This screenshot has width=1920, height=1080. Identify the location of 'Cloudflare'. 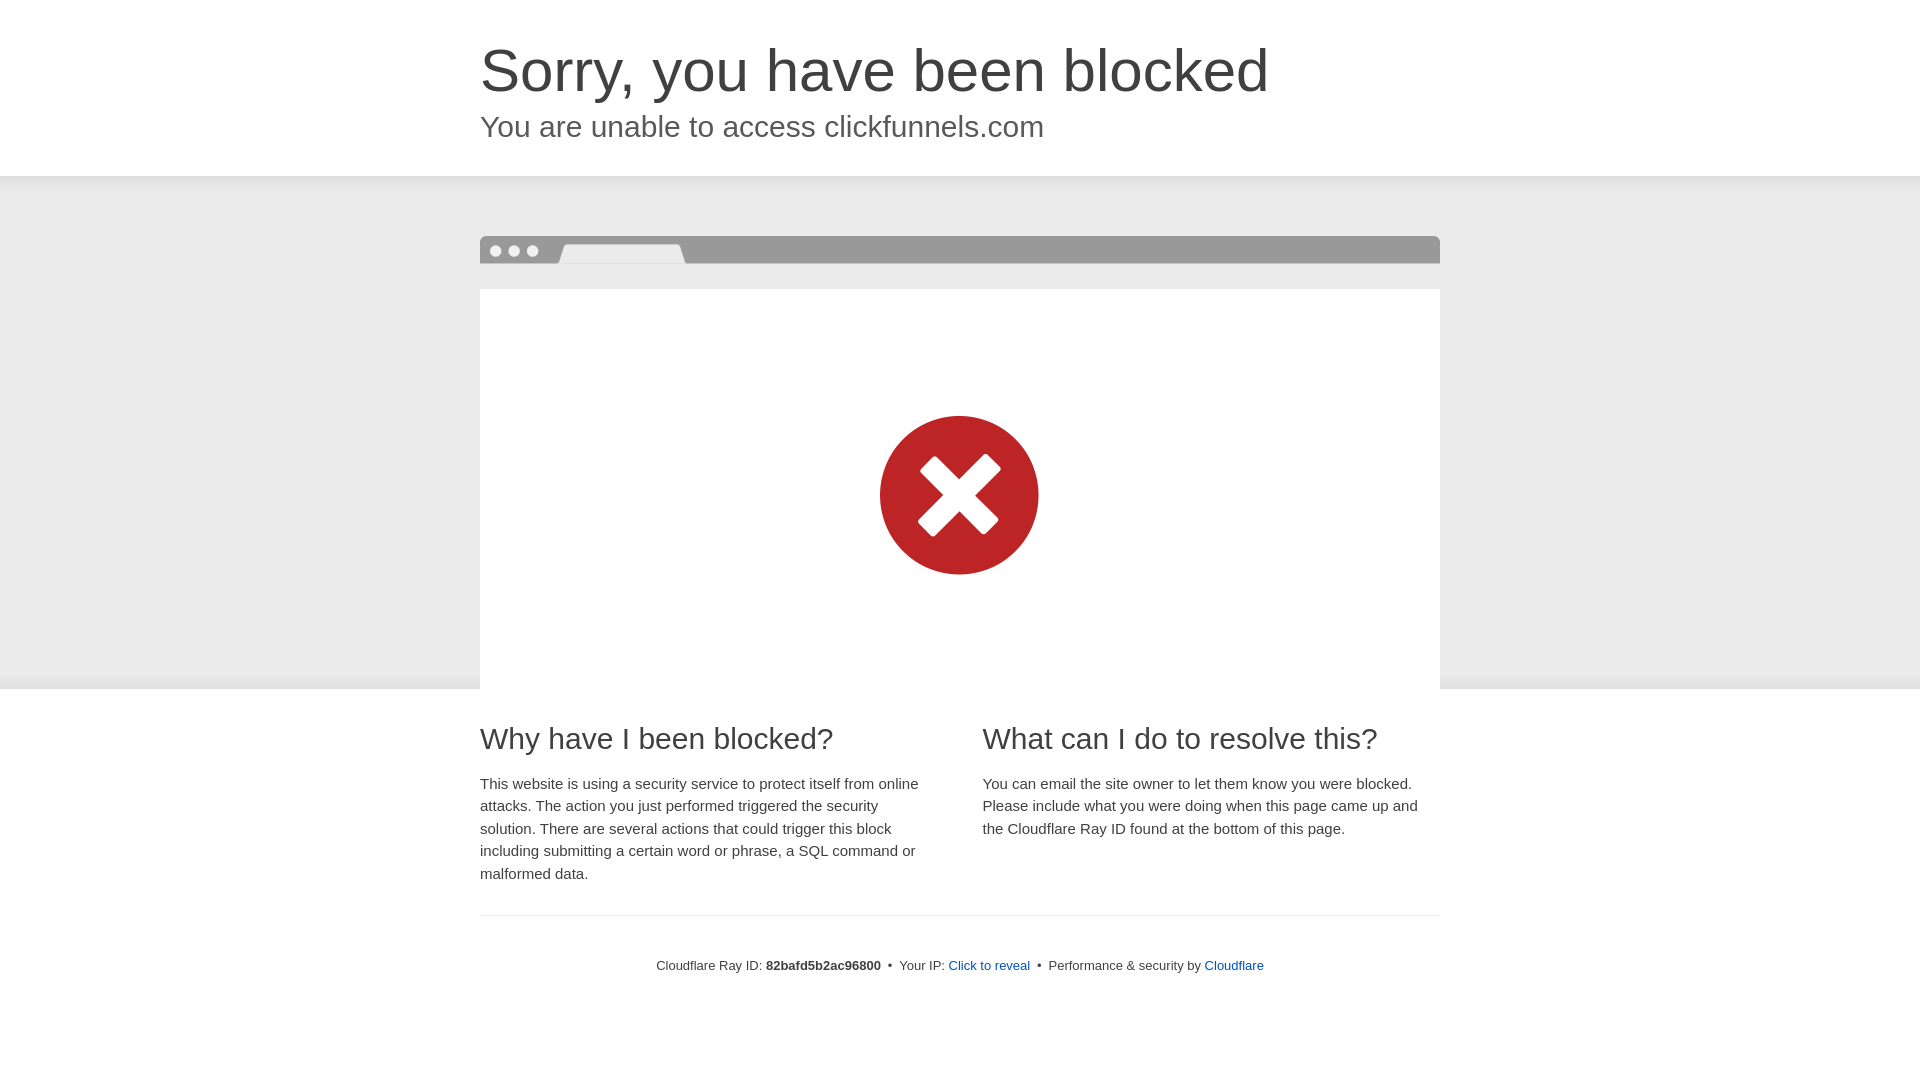
(1203, 964).